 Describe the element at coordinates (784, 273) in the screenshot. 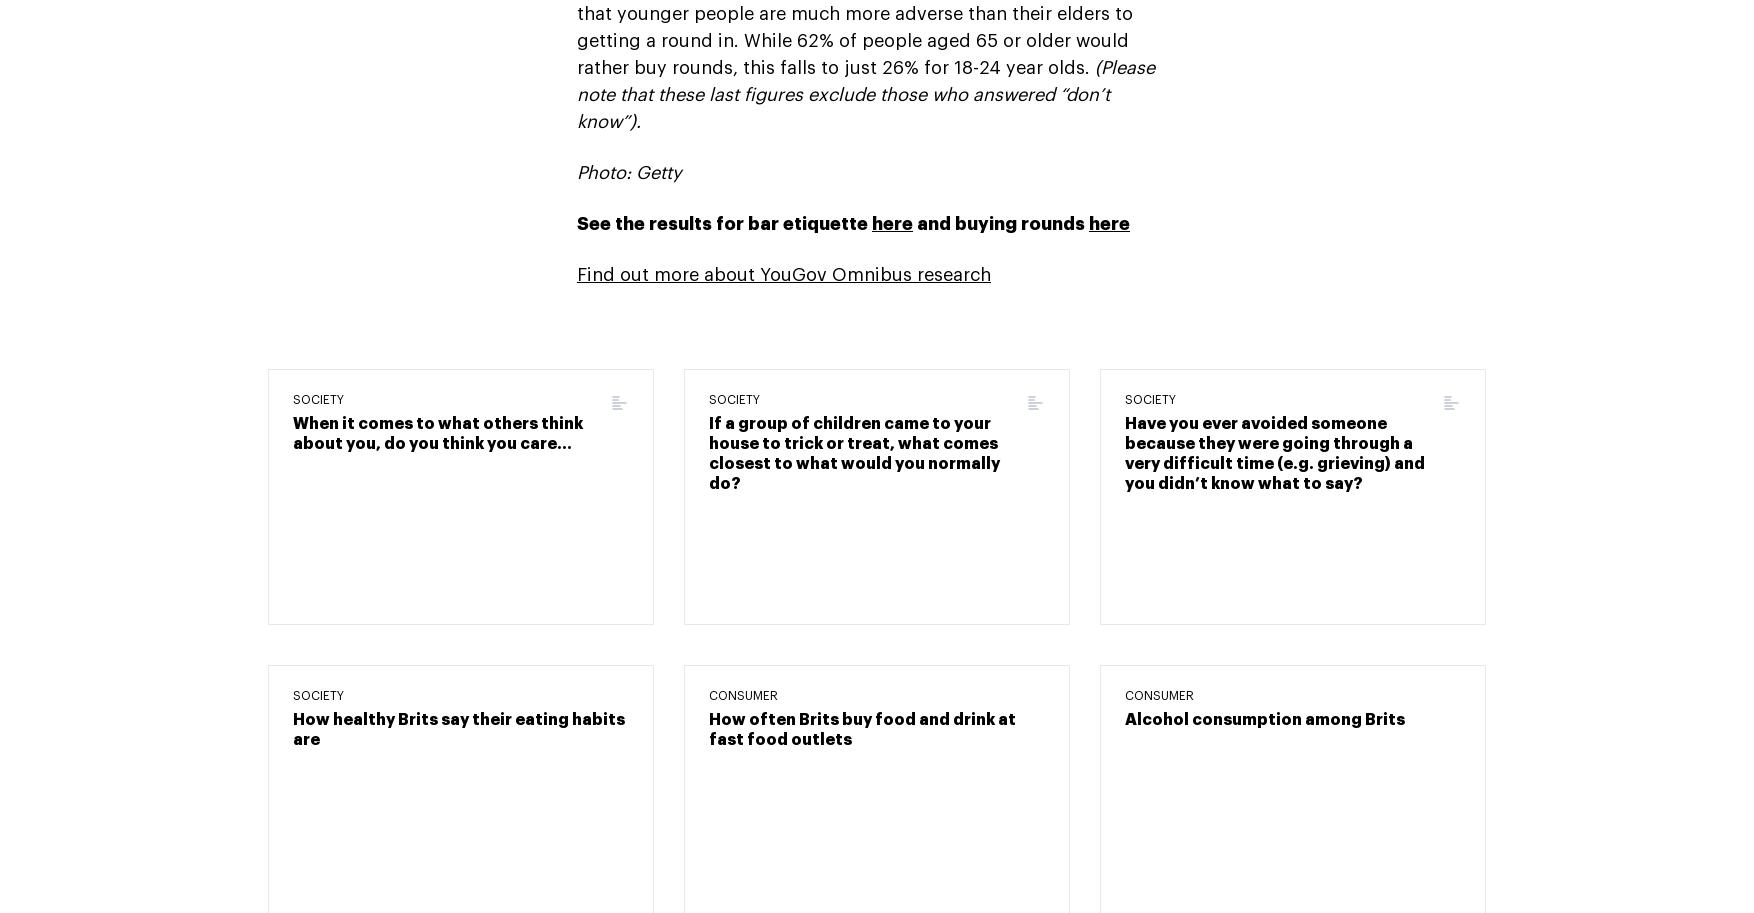

I see `'Find out more about YouGov Omnibus research'` at that location.